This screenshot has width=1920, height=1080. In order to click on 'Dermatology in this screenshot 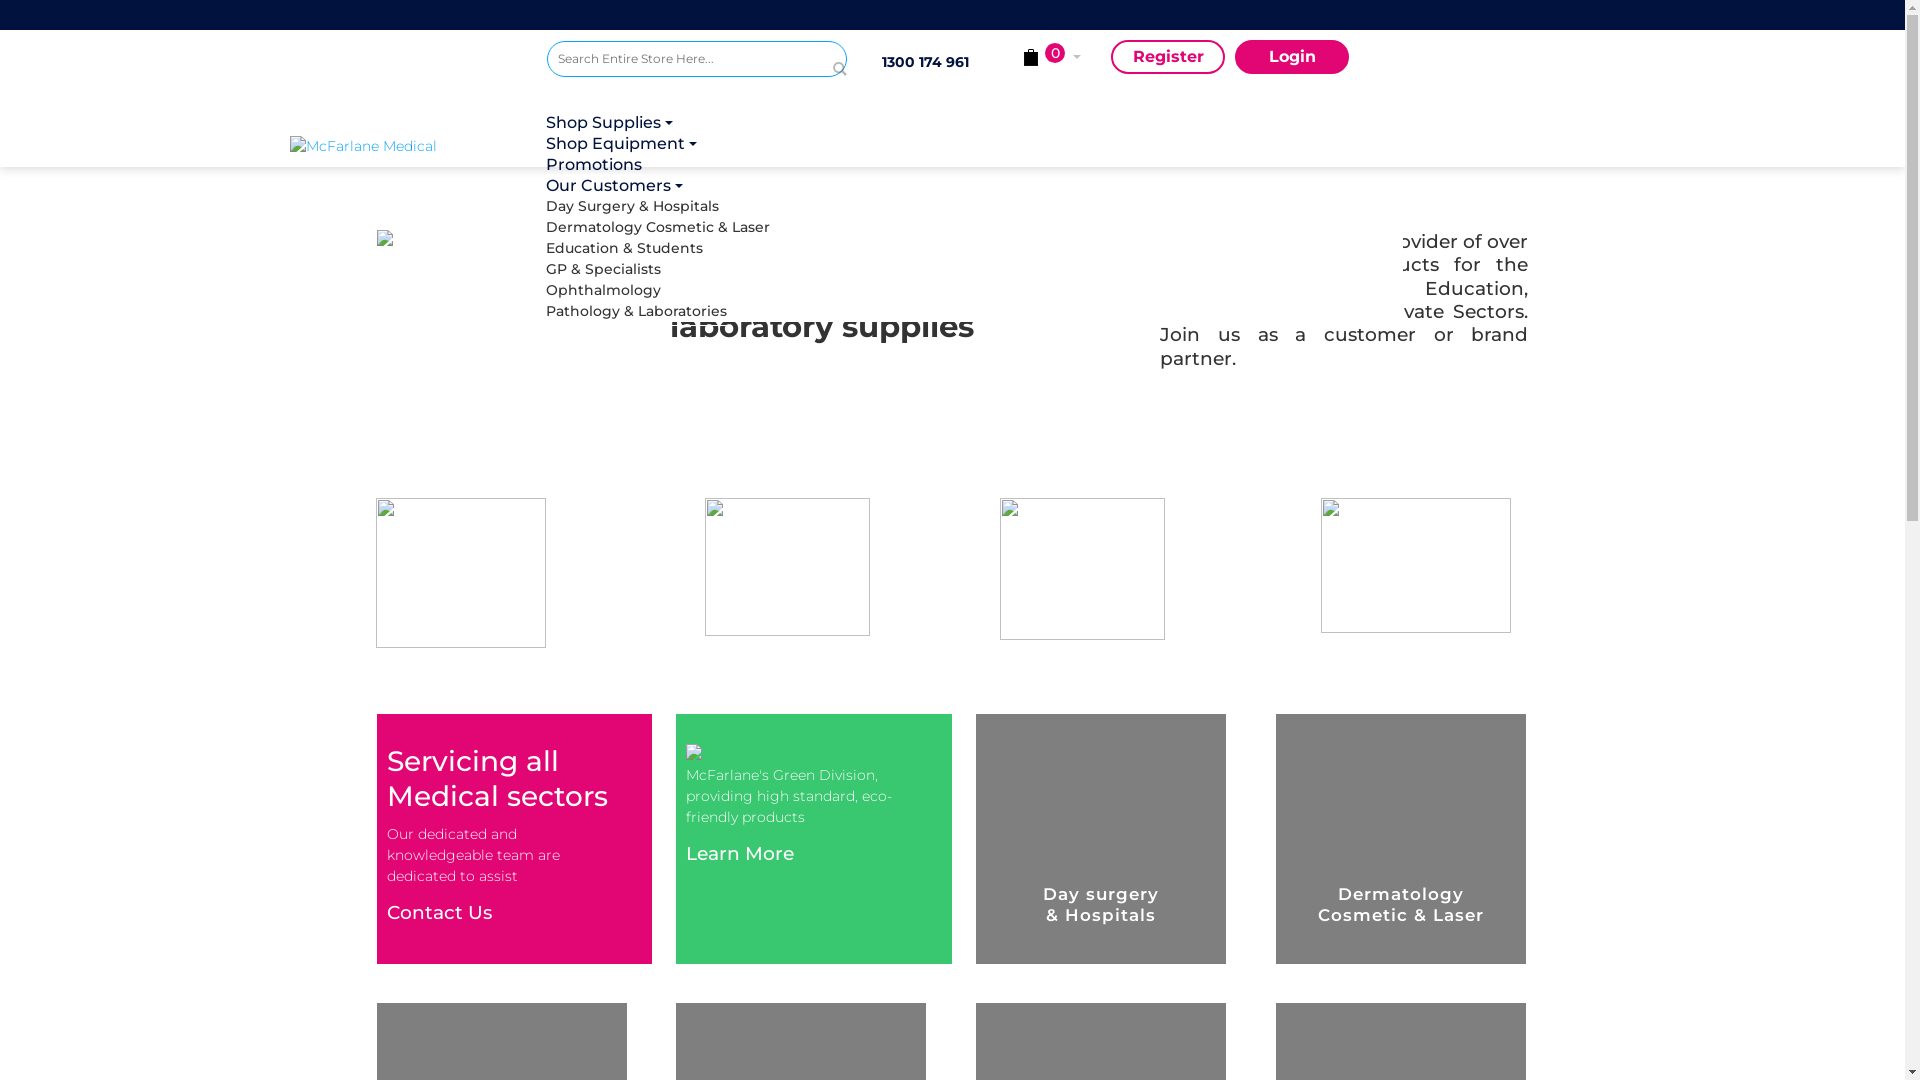, I will do `click(1413, 839)`.